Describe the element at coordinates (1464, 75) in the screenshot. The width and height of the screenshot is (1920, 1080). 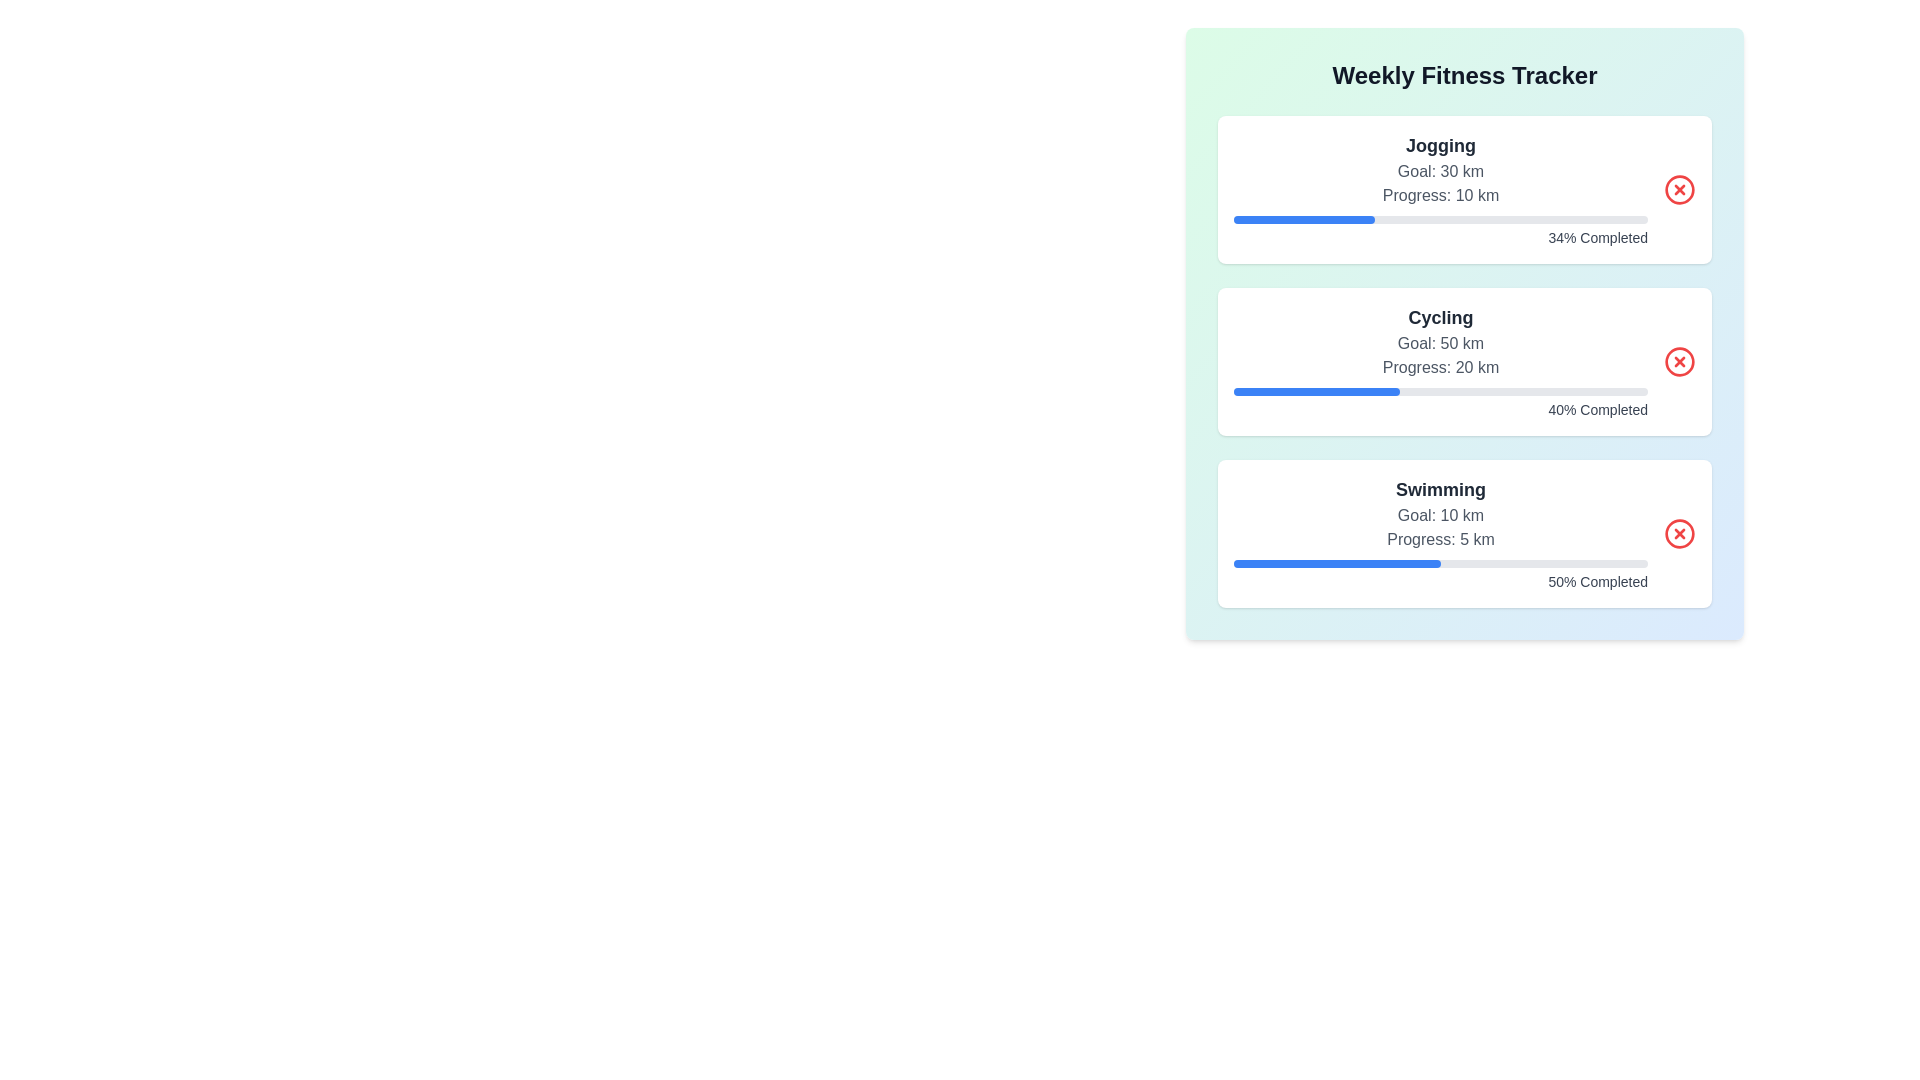
I see `the Header text at the top of the card-like component` at that location.